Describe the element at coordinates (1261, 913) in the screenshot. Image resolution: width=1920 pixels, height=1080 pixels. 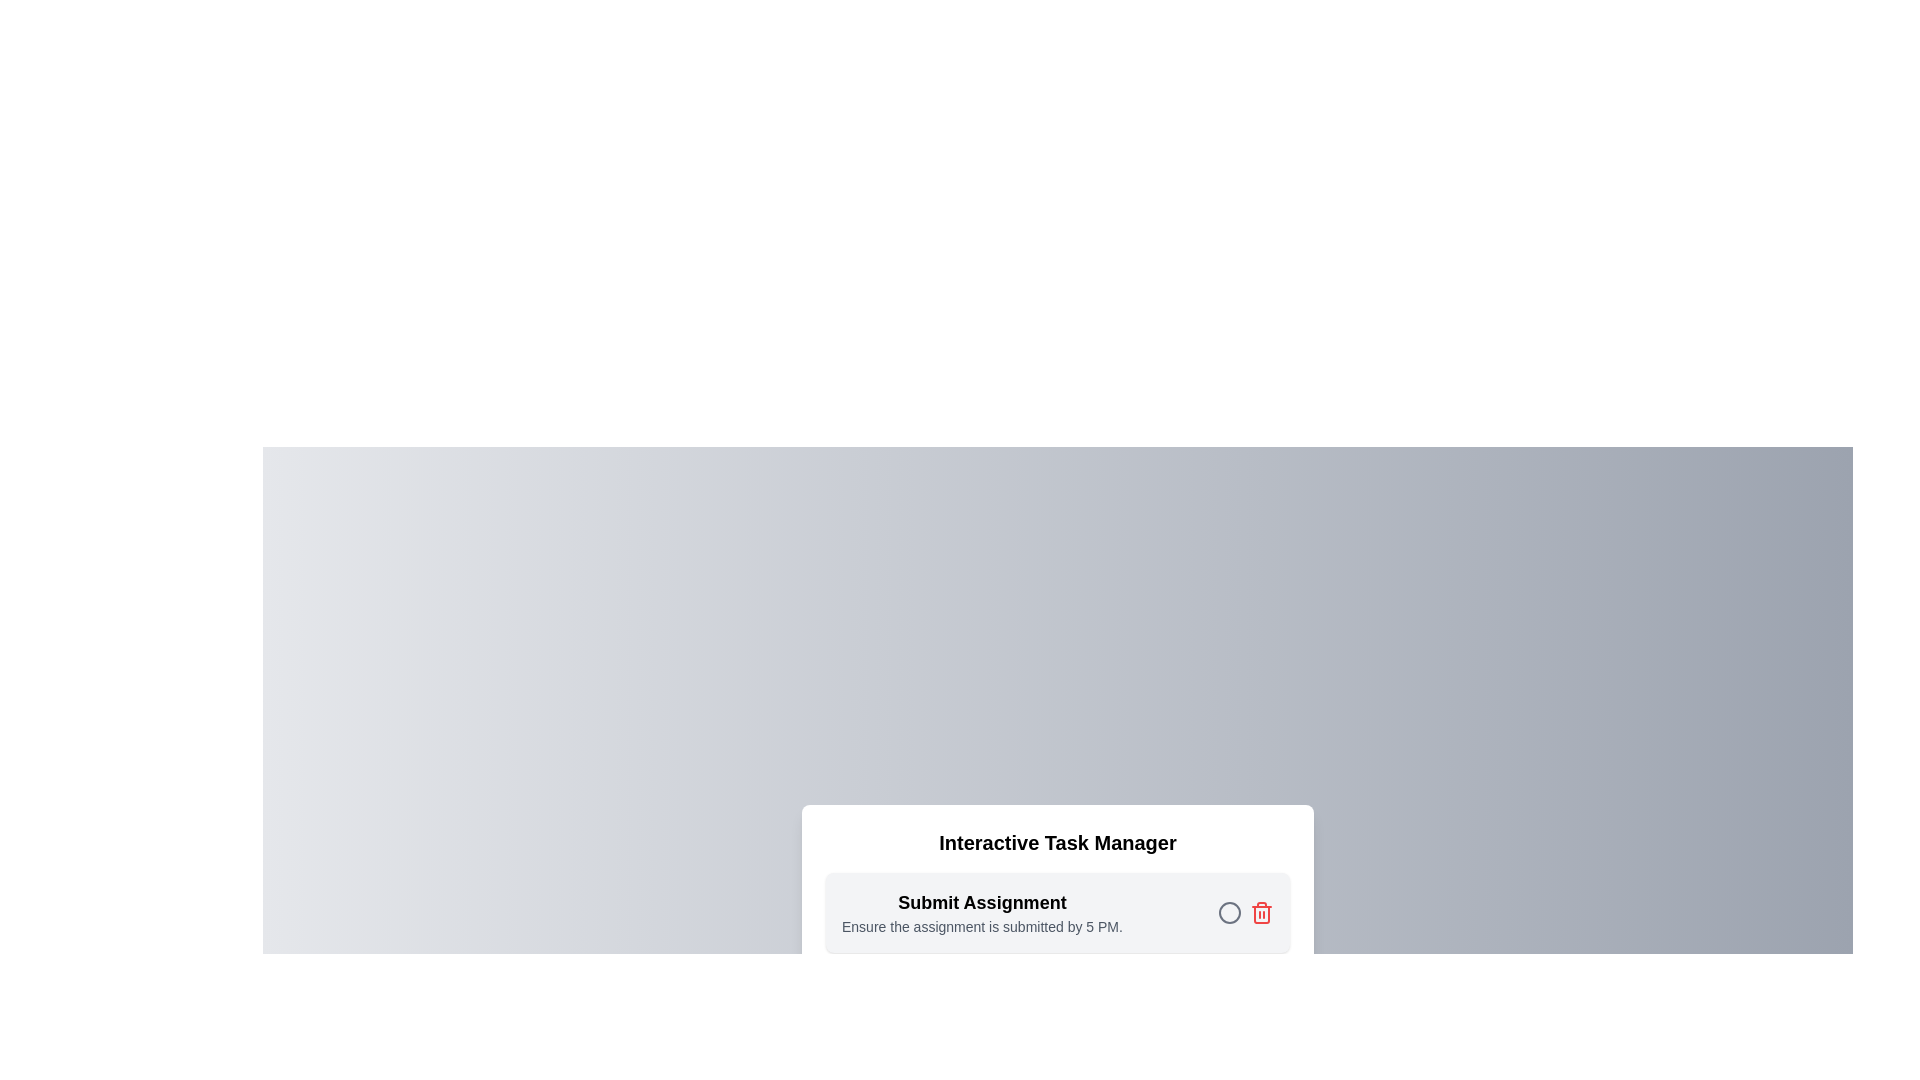
I see `the trash icon for the task with title 'Submit Assignment'` at that location.